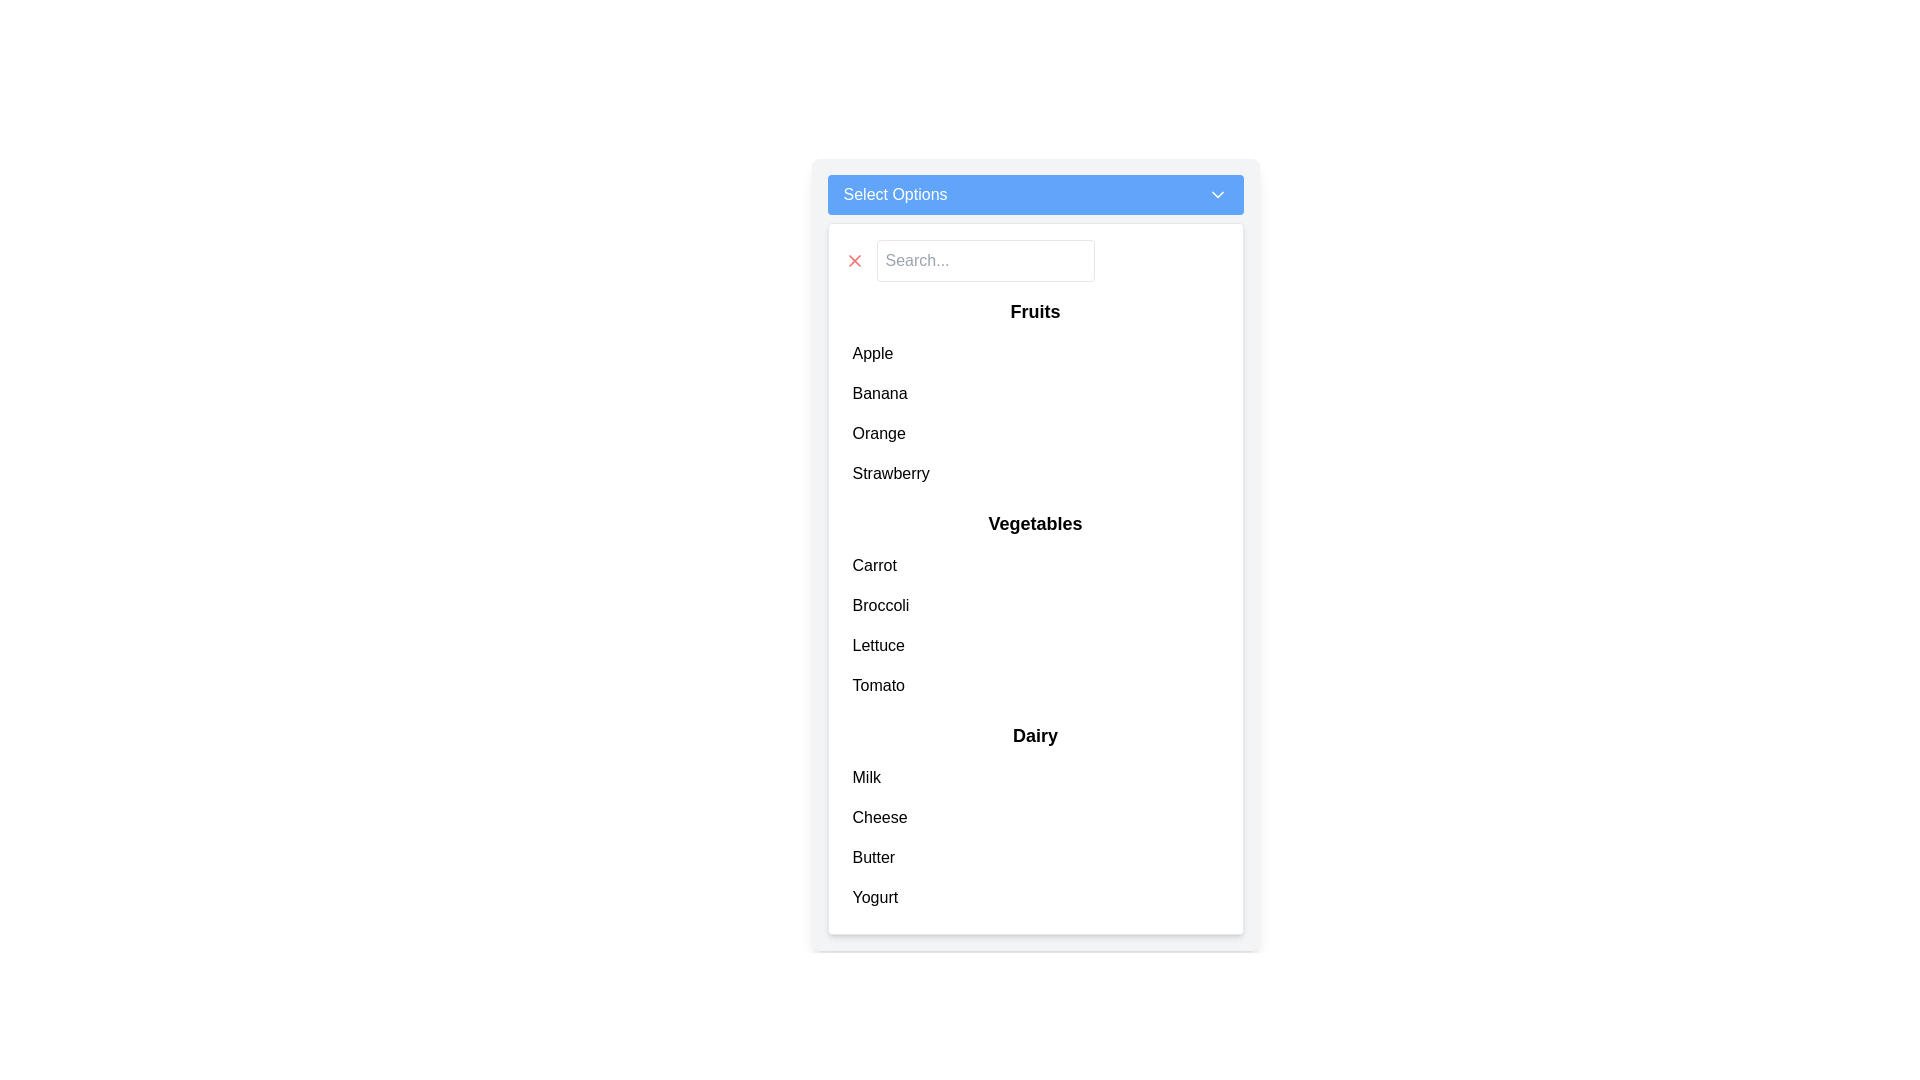 The width and height of the screenshot is (1920, 1080). I want to click on to select the 'Strawberry' item in the middle of the 'Fruits' category list, which is positioned beneath 'Orange' and above 'Vegetables', so click(890, 474).